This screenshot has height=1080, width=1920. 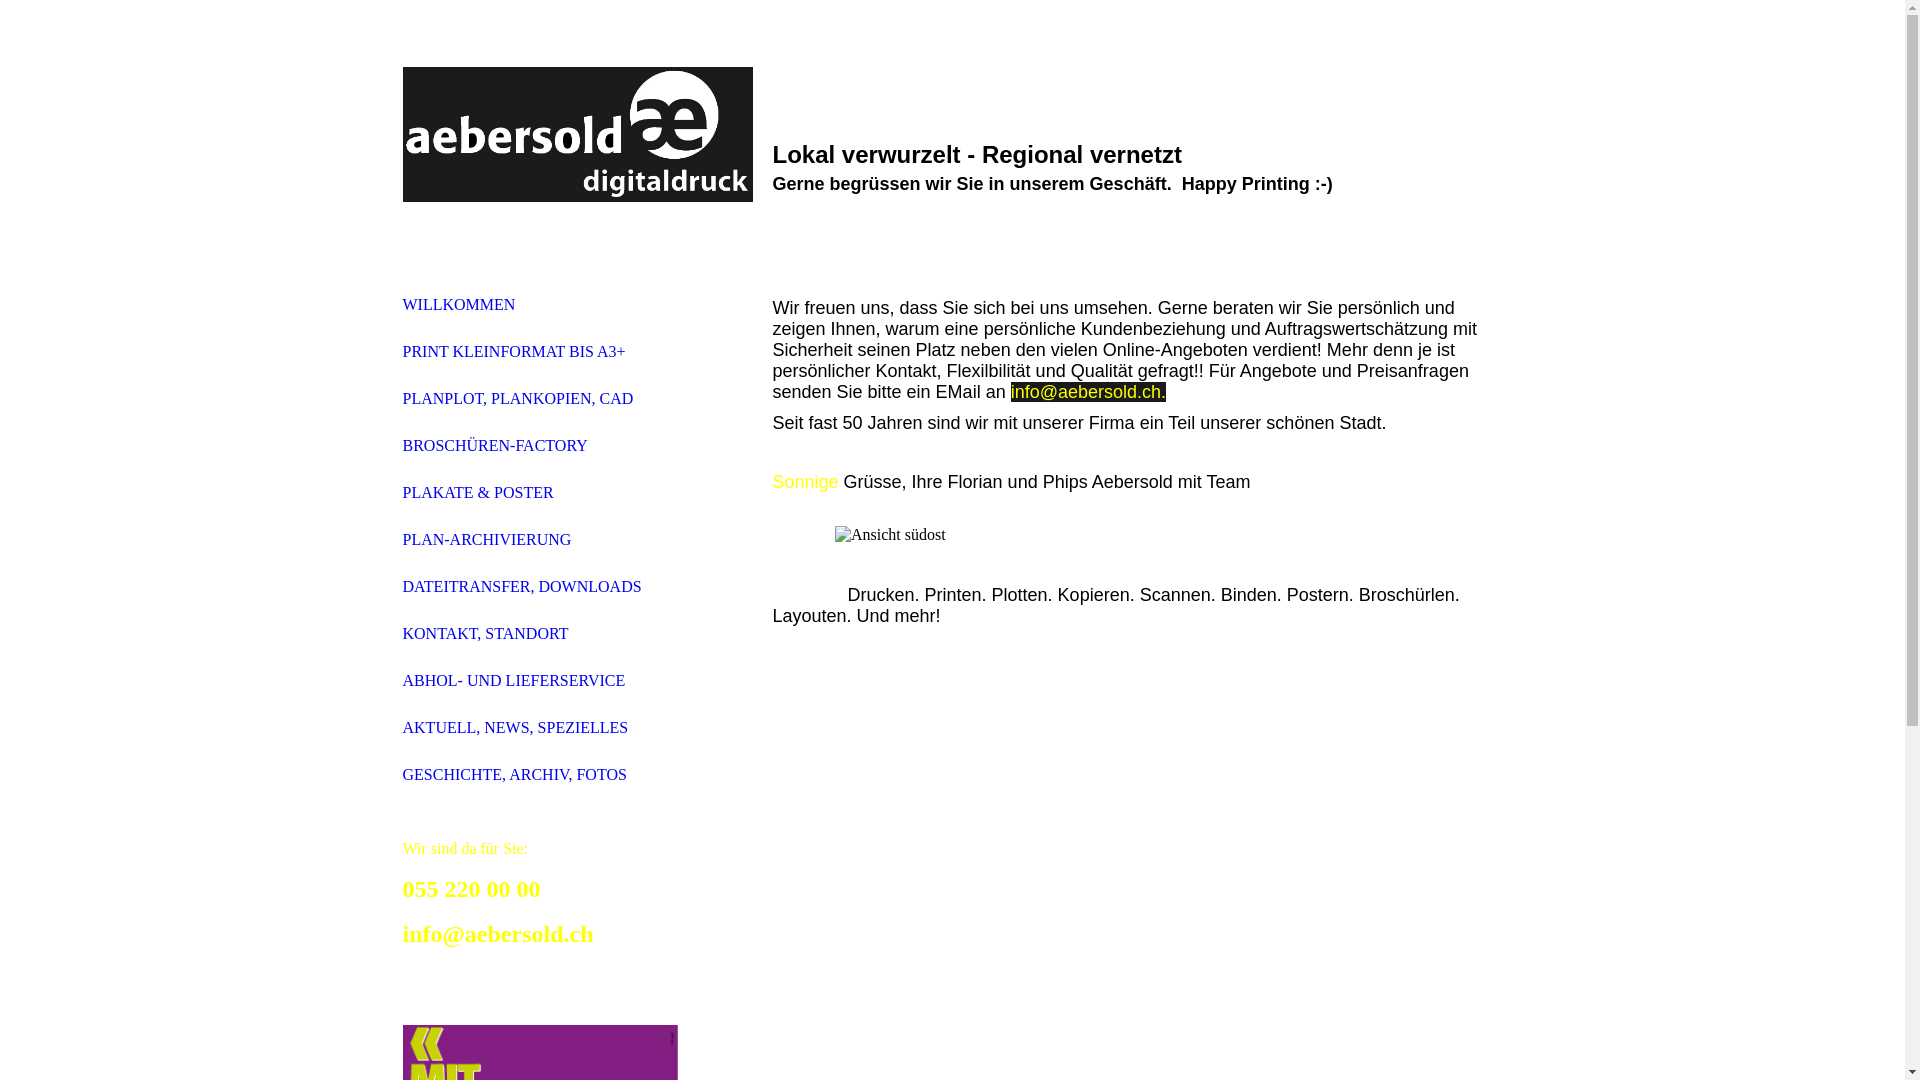 I want to click on 'KONTAKT, STANDORT', so click(x=484, y=633).